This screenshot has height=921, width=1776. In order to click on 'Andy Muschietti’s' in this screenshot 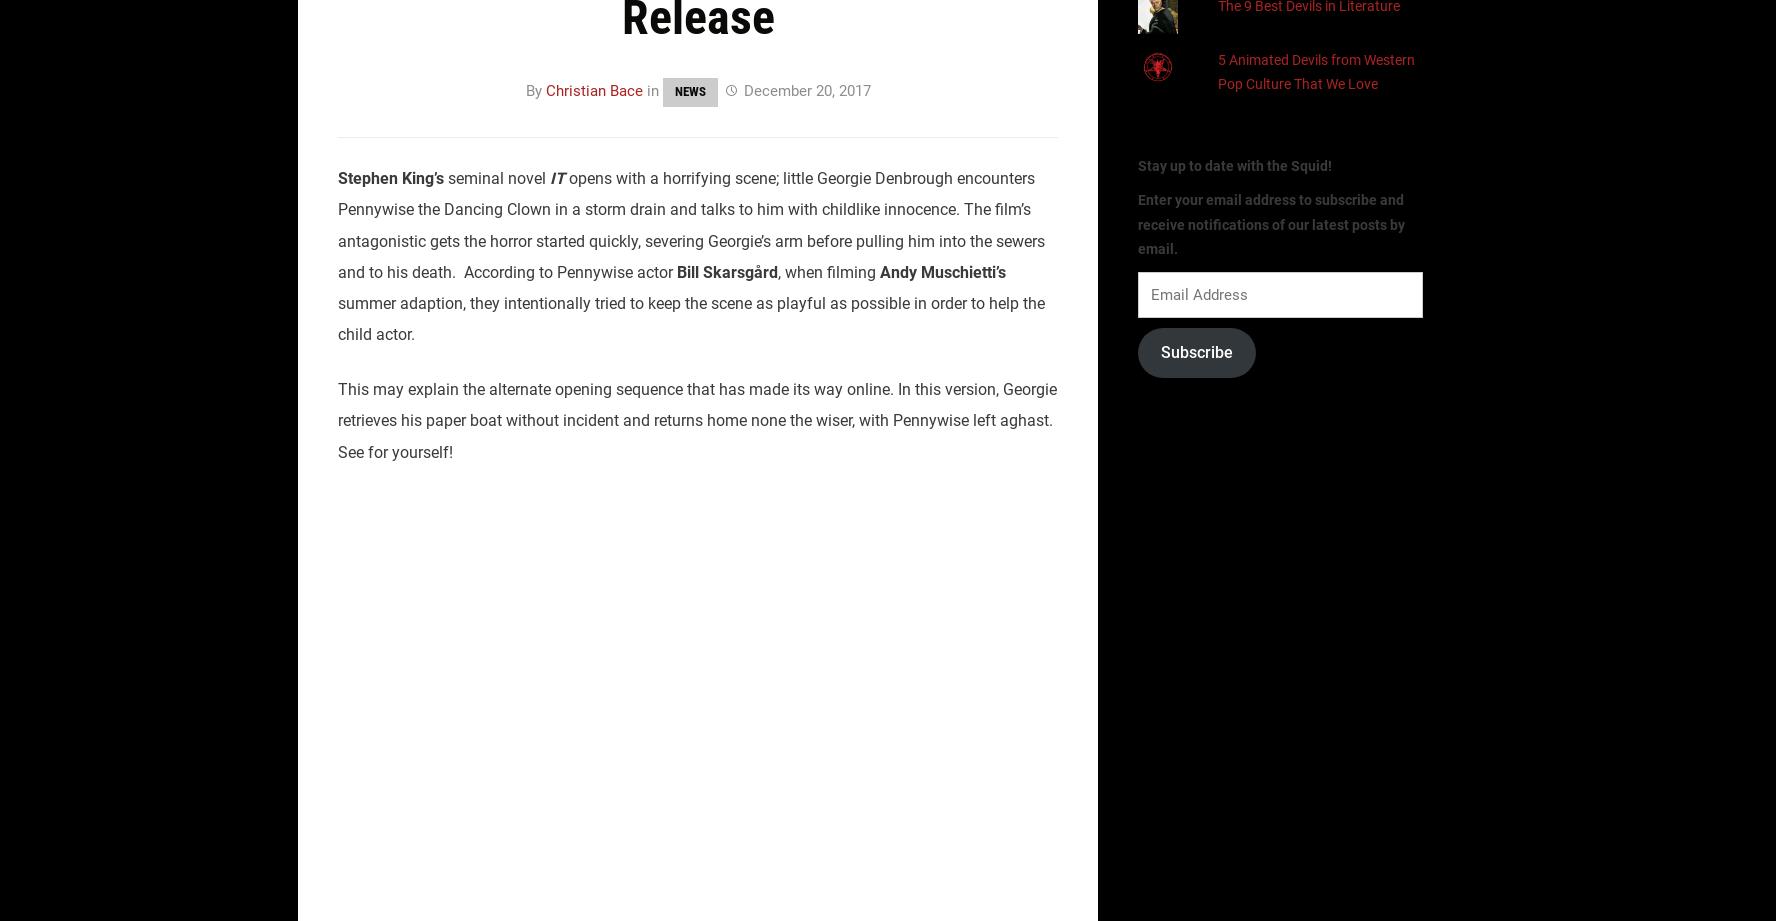, I will do `click(942, 270)`.